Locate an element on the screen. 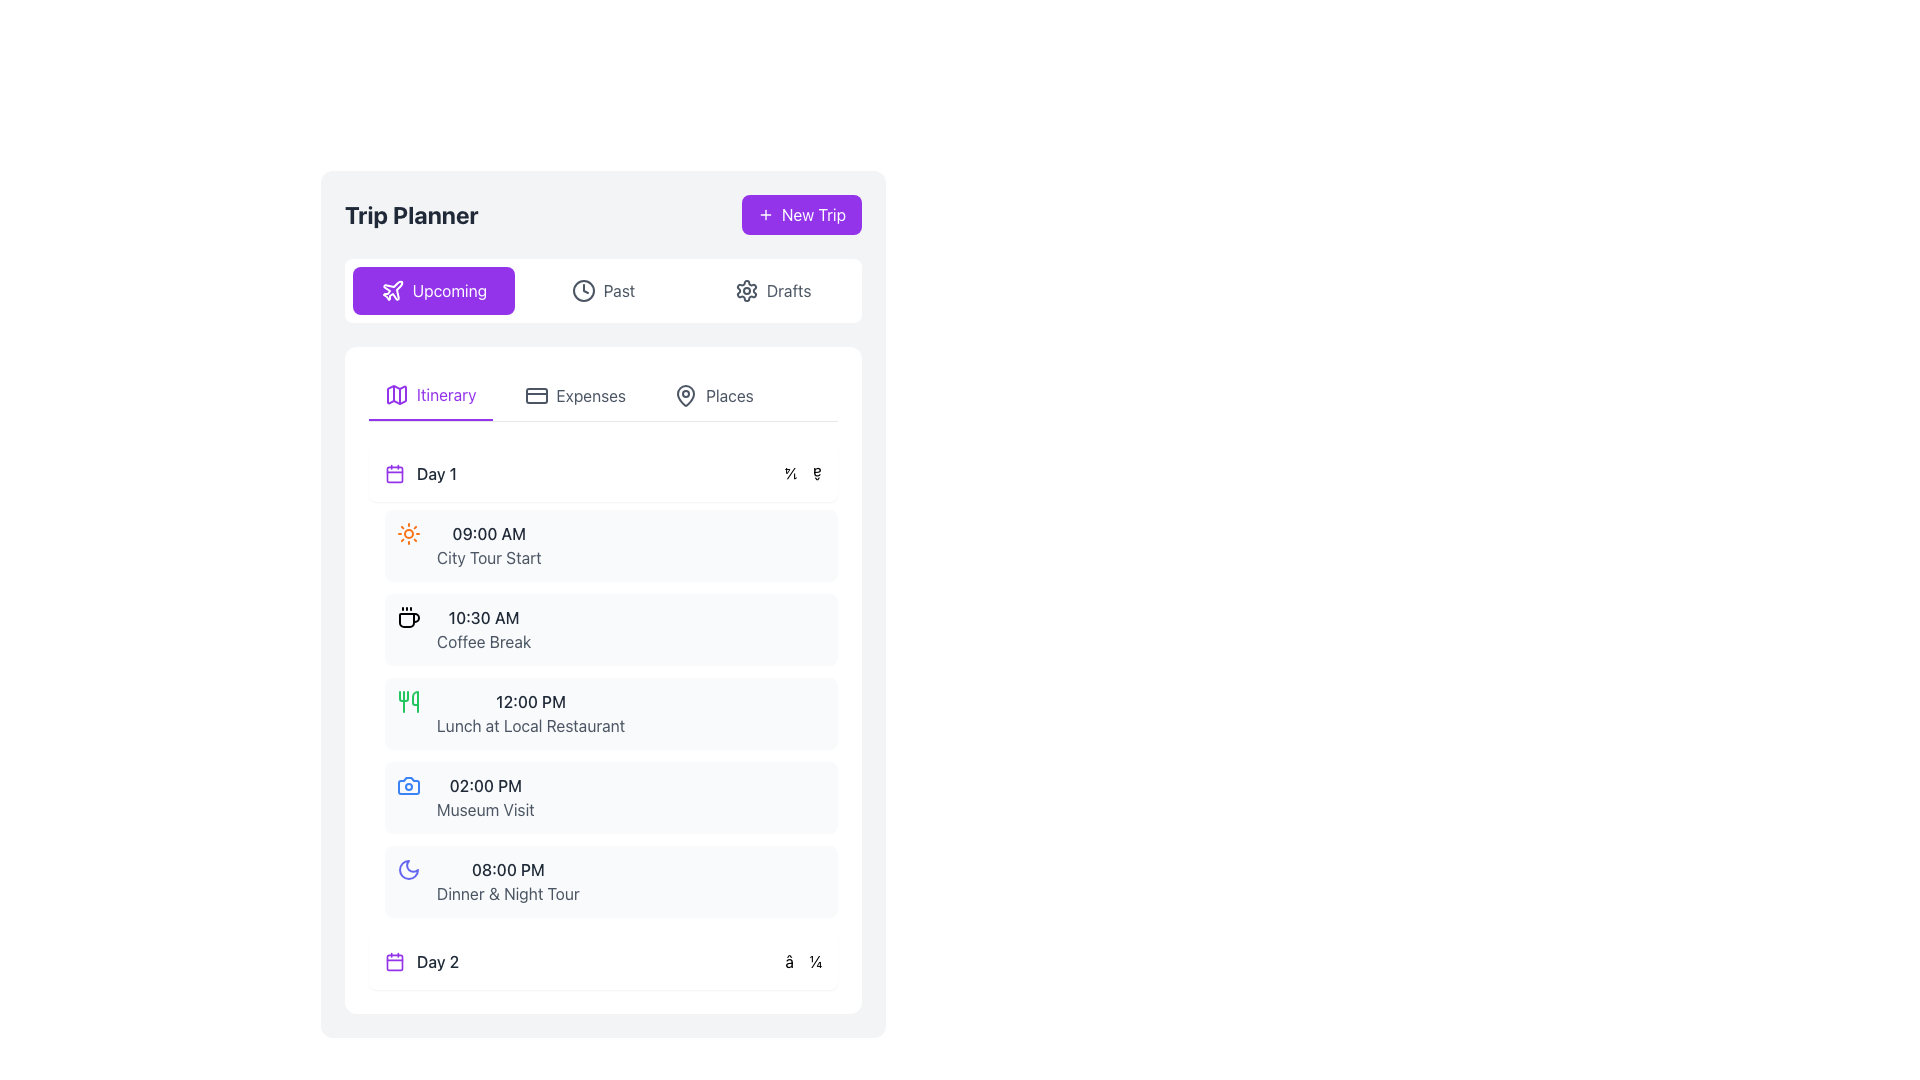  the 'Expenses' text label within the navigation menu is located at coordinates (590, 396).